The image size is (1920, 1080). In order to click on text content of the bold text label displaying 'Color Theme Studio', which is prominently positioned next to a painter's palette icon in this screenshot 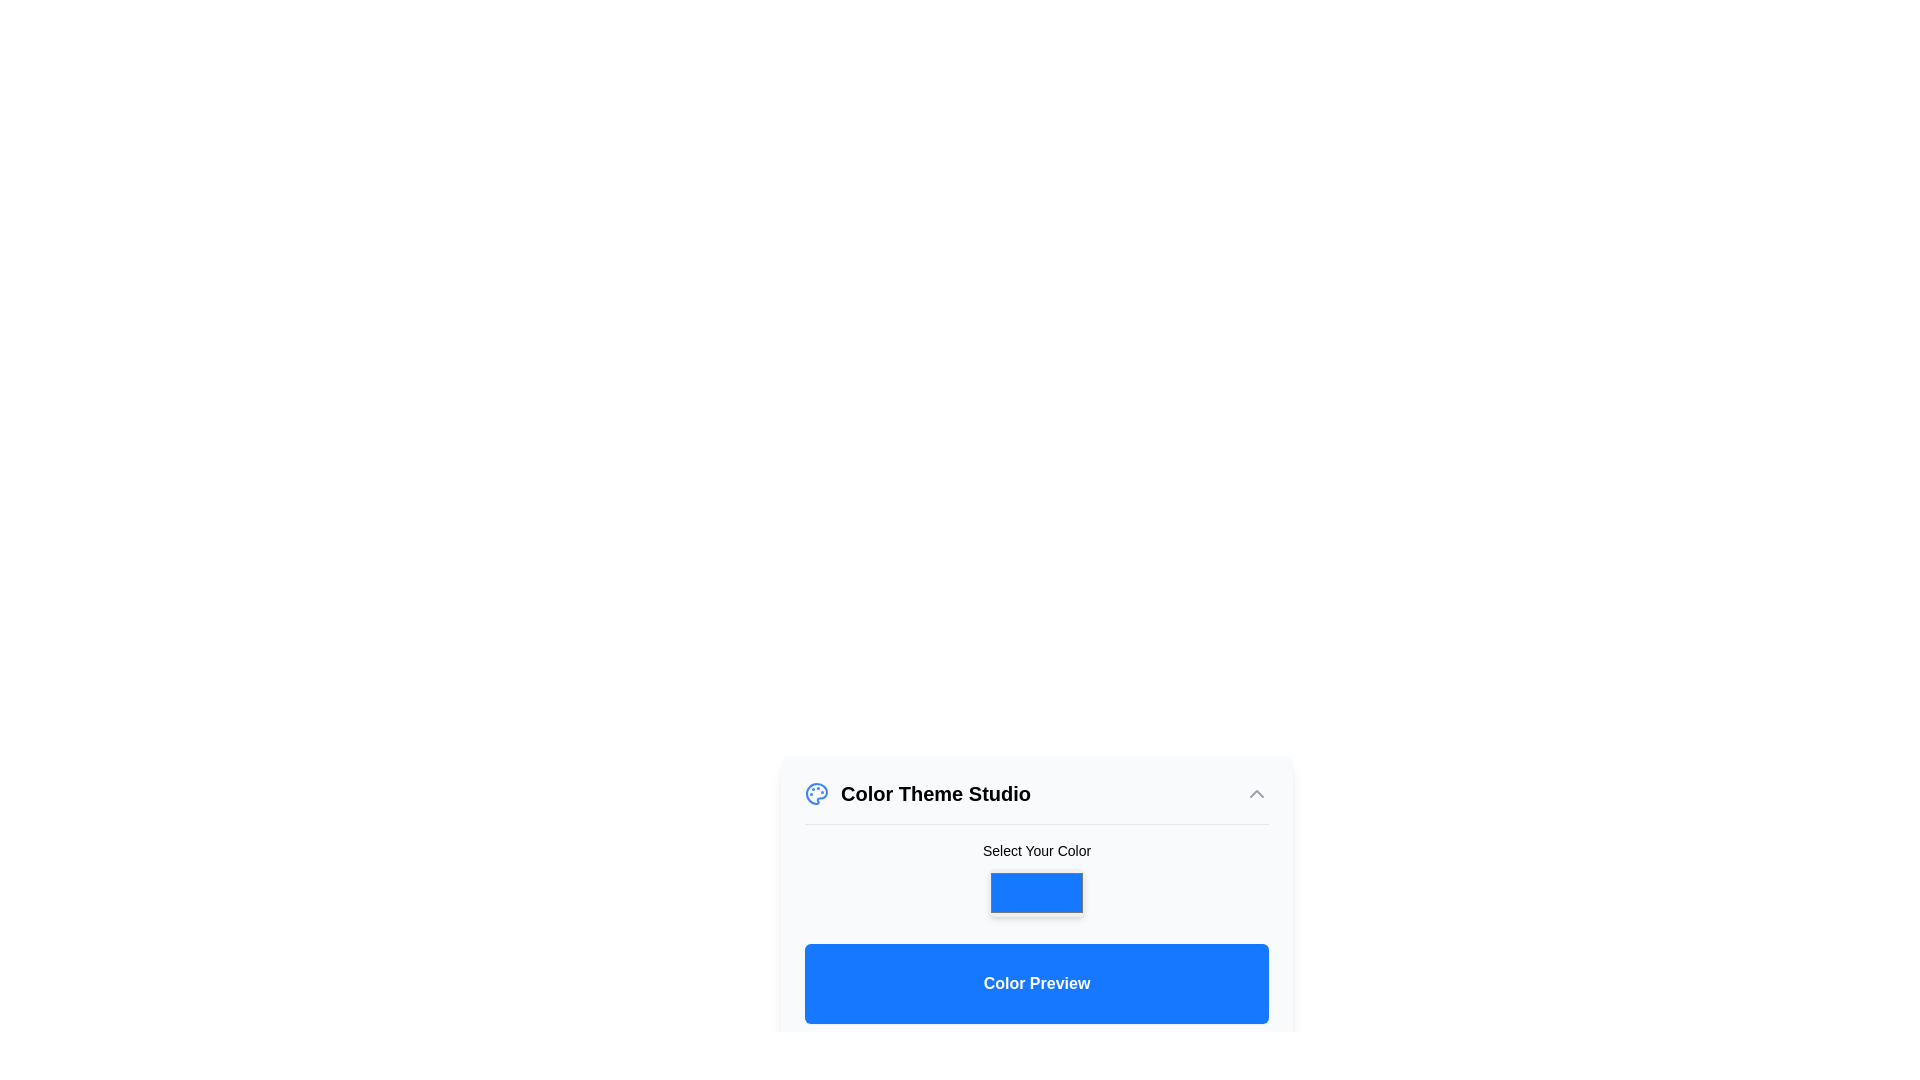, I will do `click(935, 793)`.